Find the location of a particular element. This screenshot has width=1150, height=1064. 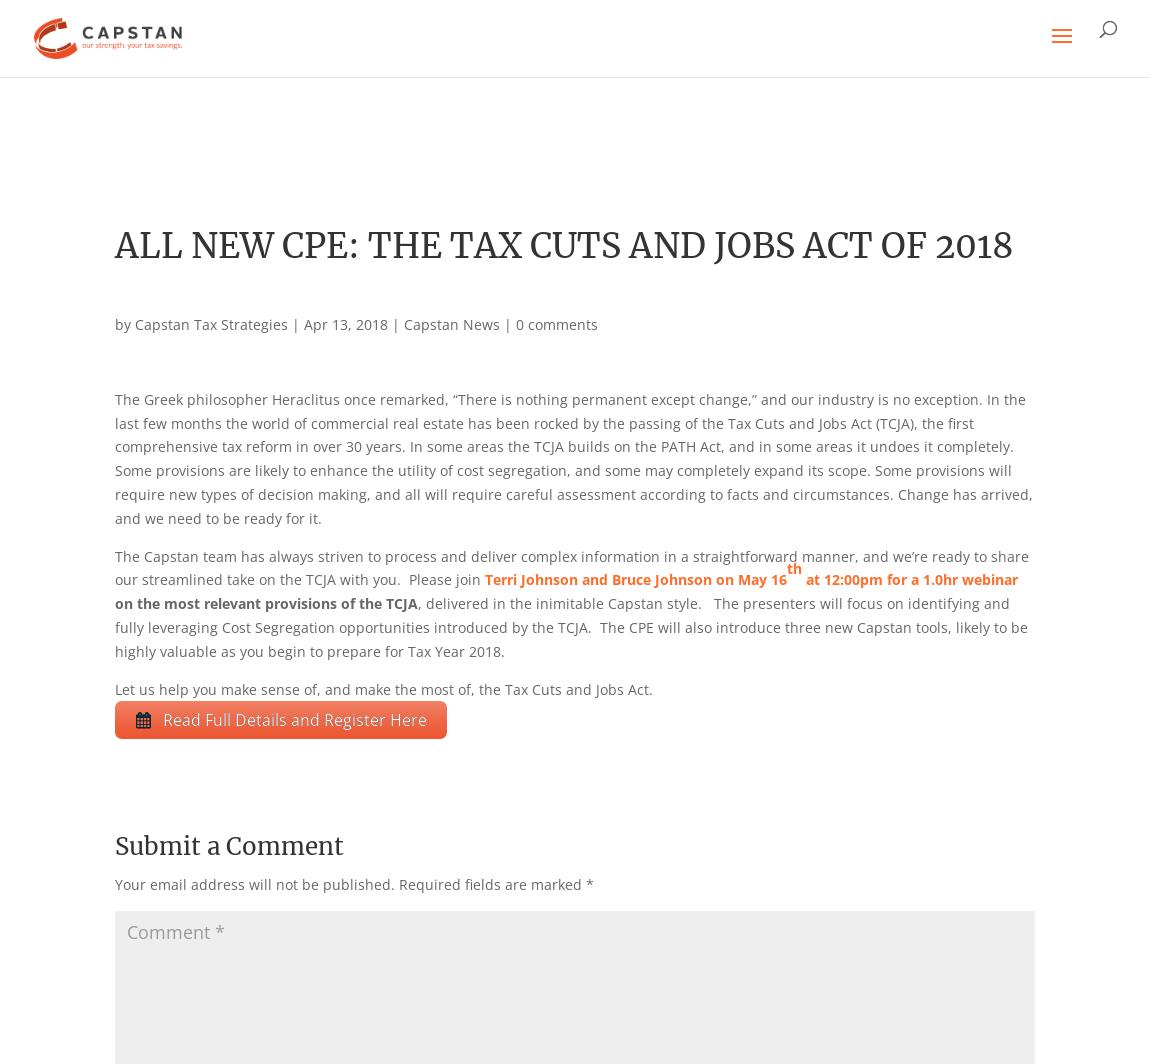

'0 comments' is located at coordinates (556, 324).